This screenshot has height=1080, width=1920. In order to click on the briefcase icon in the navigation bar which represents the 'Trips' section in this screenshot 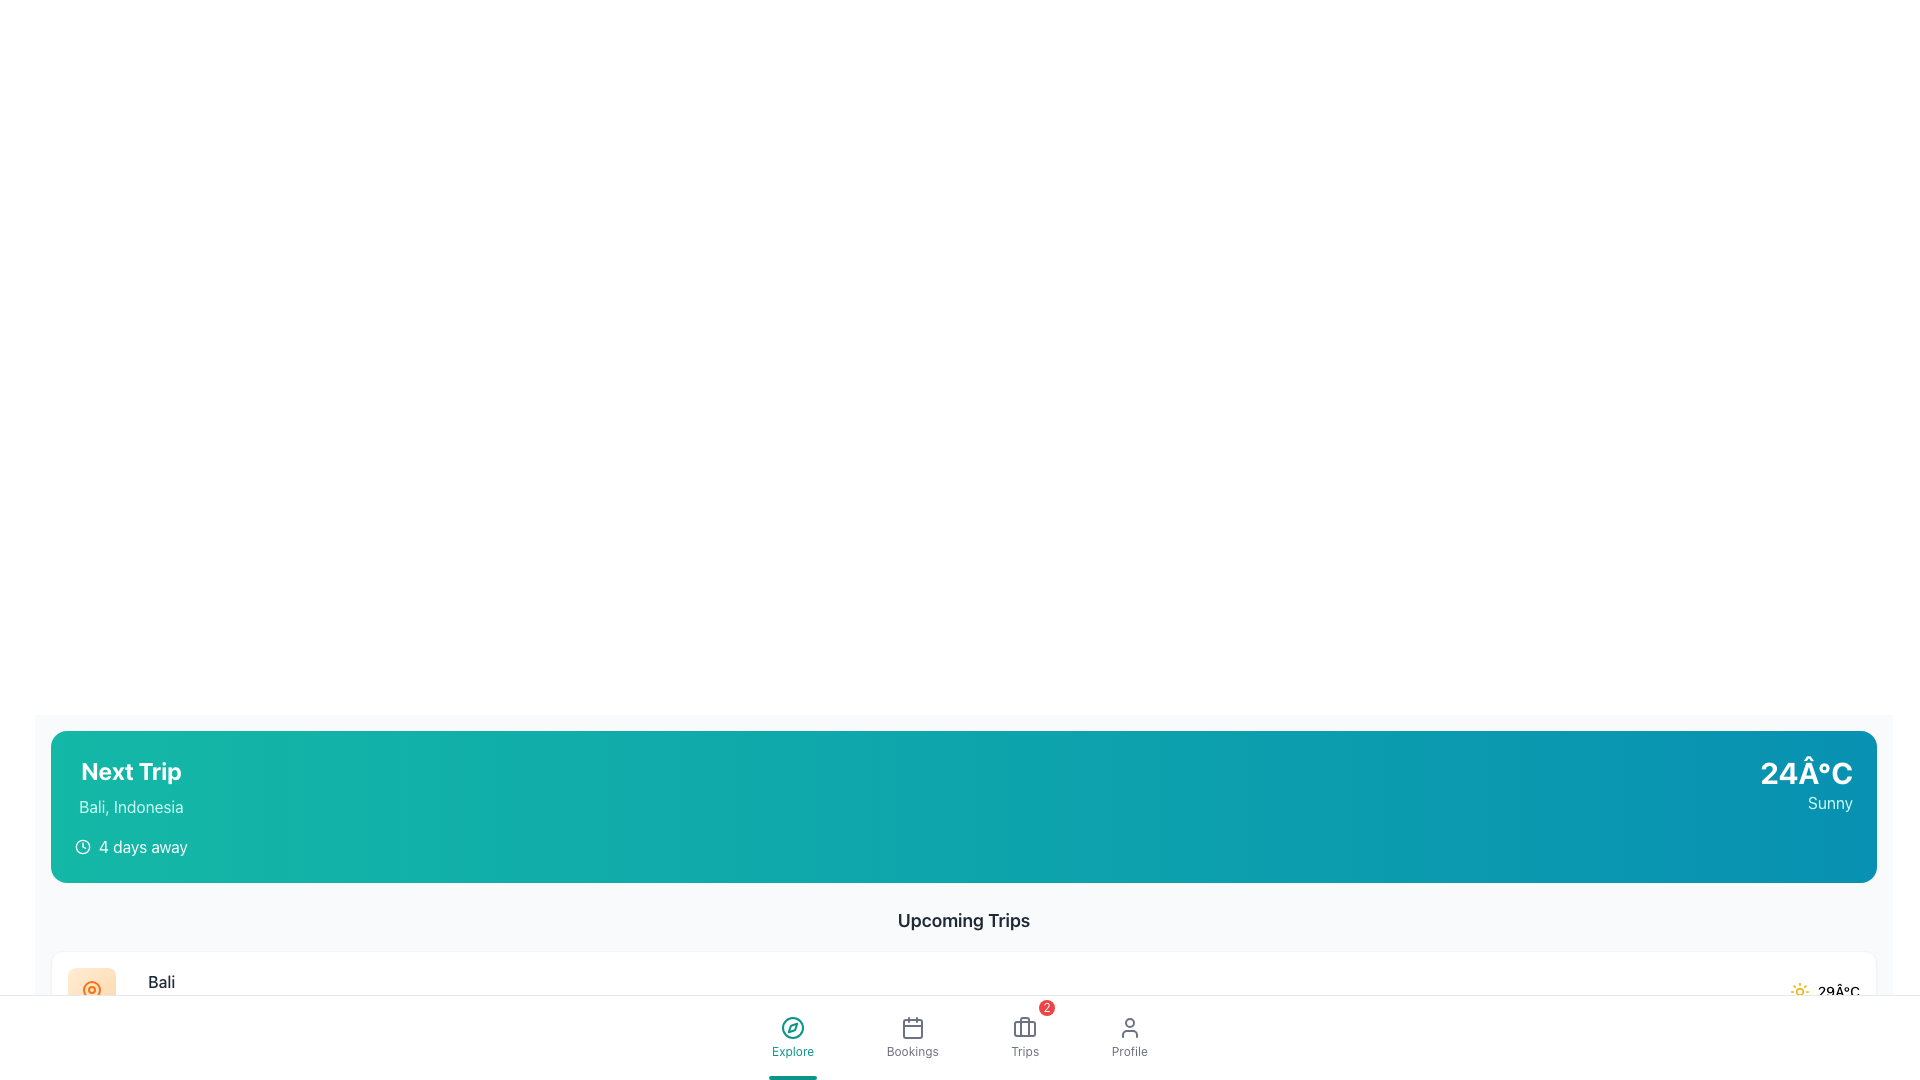, I will do `click(1025, 1028)`.